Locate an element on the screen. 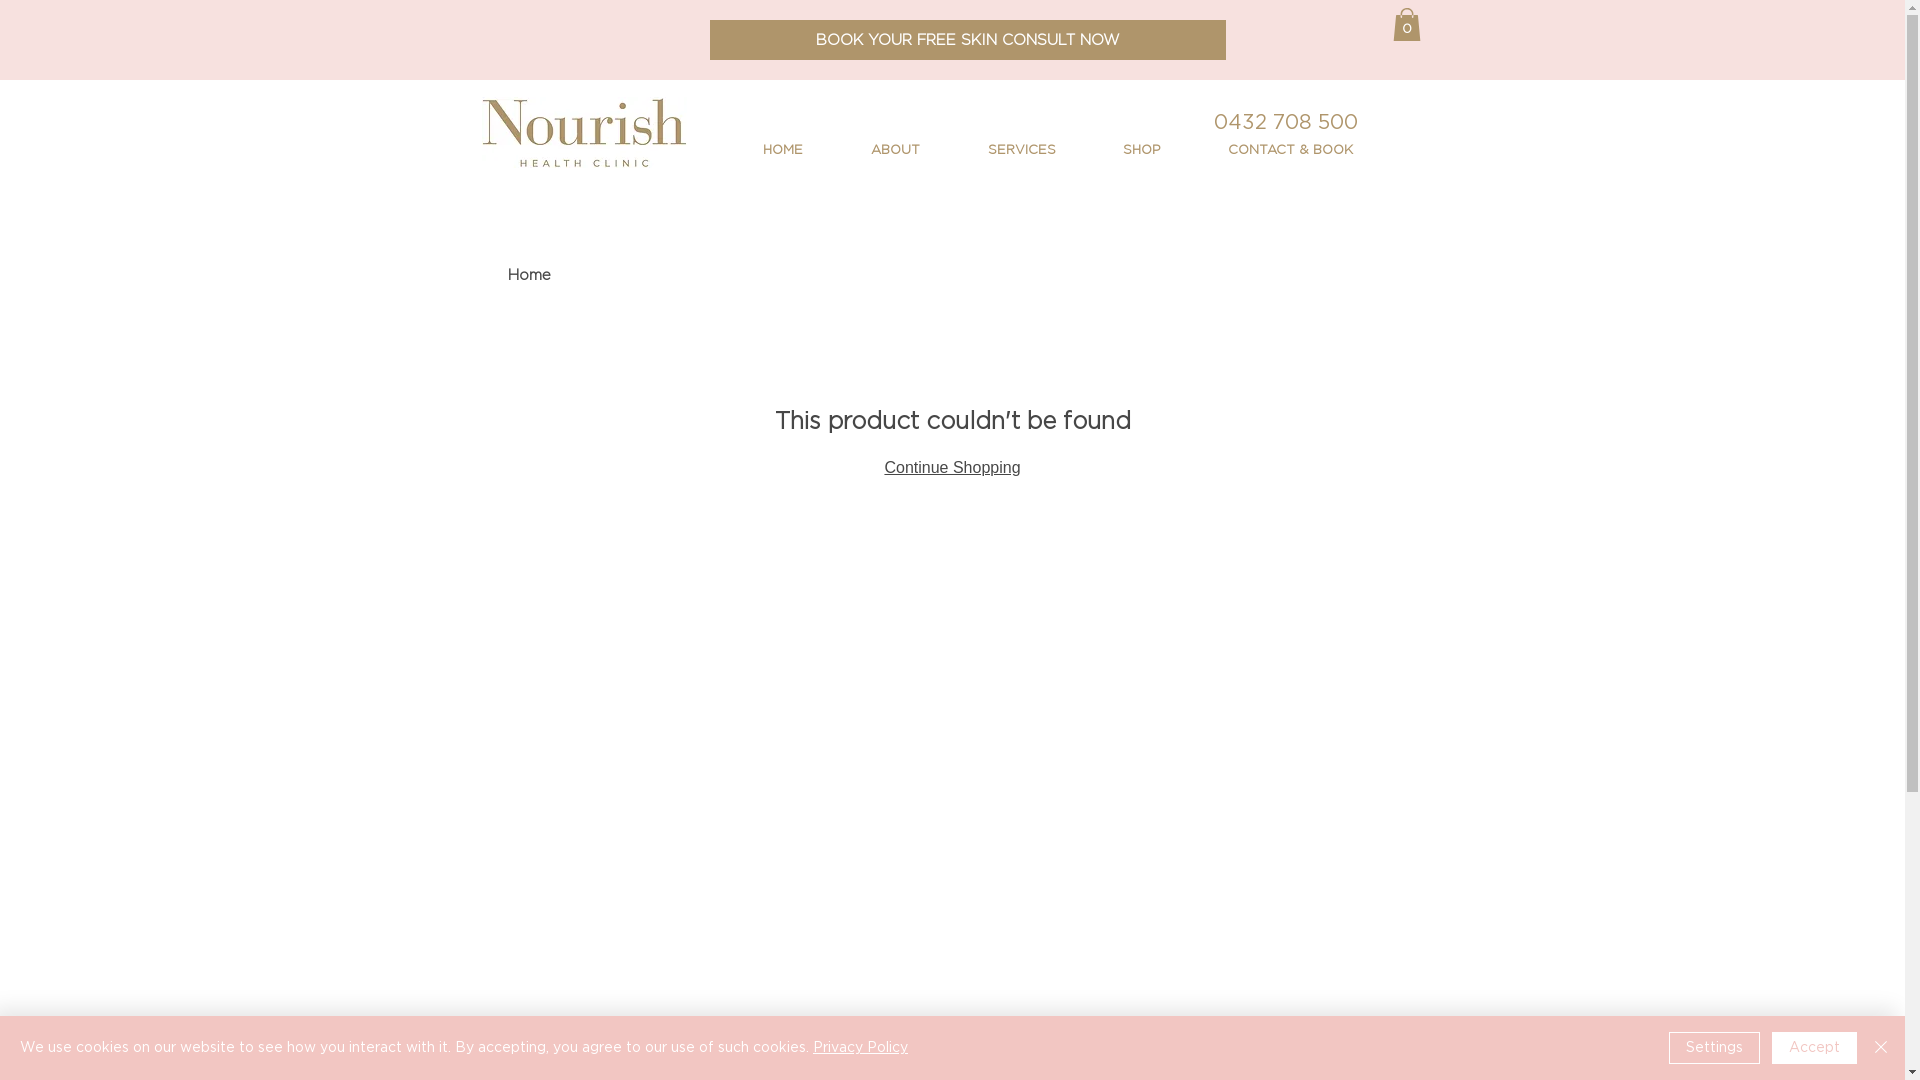 The image size is (1920, 1080). 'Home' is located at coordinates (529, 275).